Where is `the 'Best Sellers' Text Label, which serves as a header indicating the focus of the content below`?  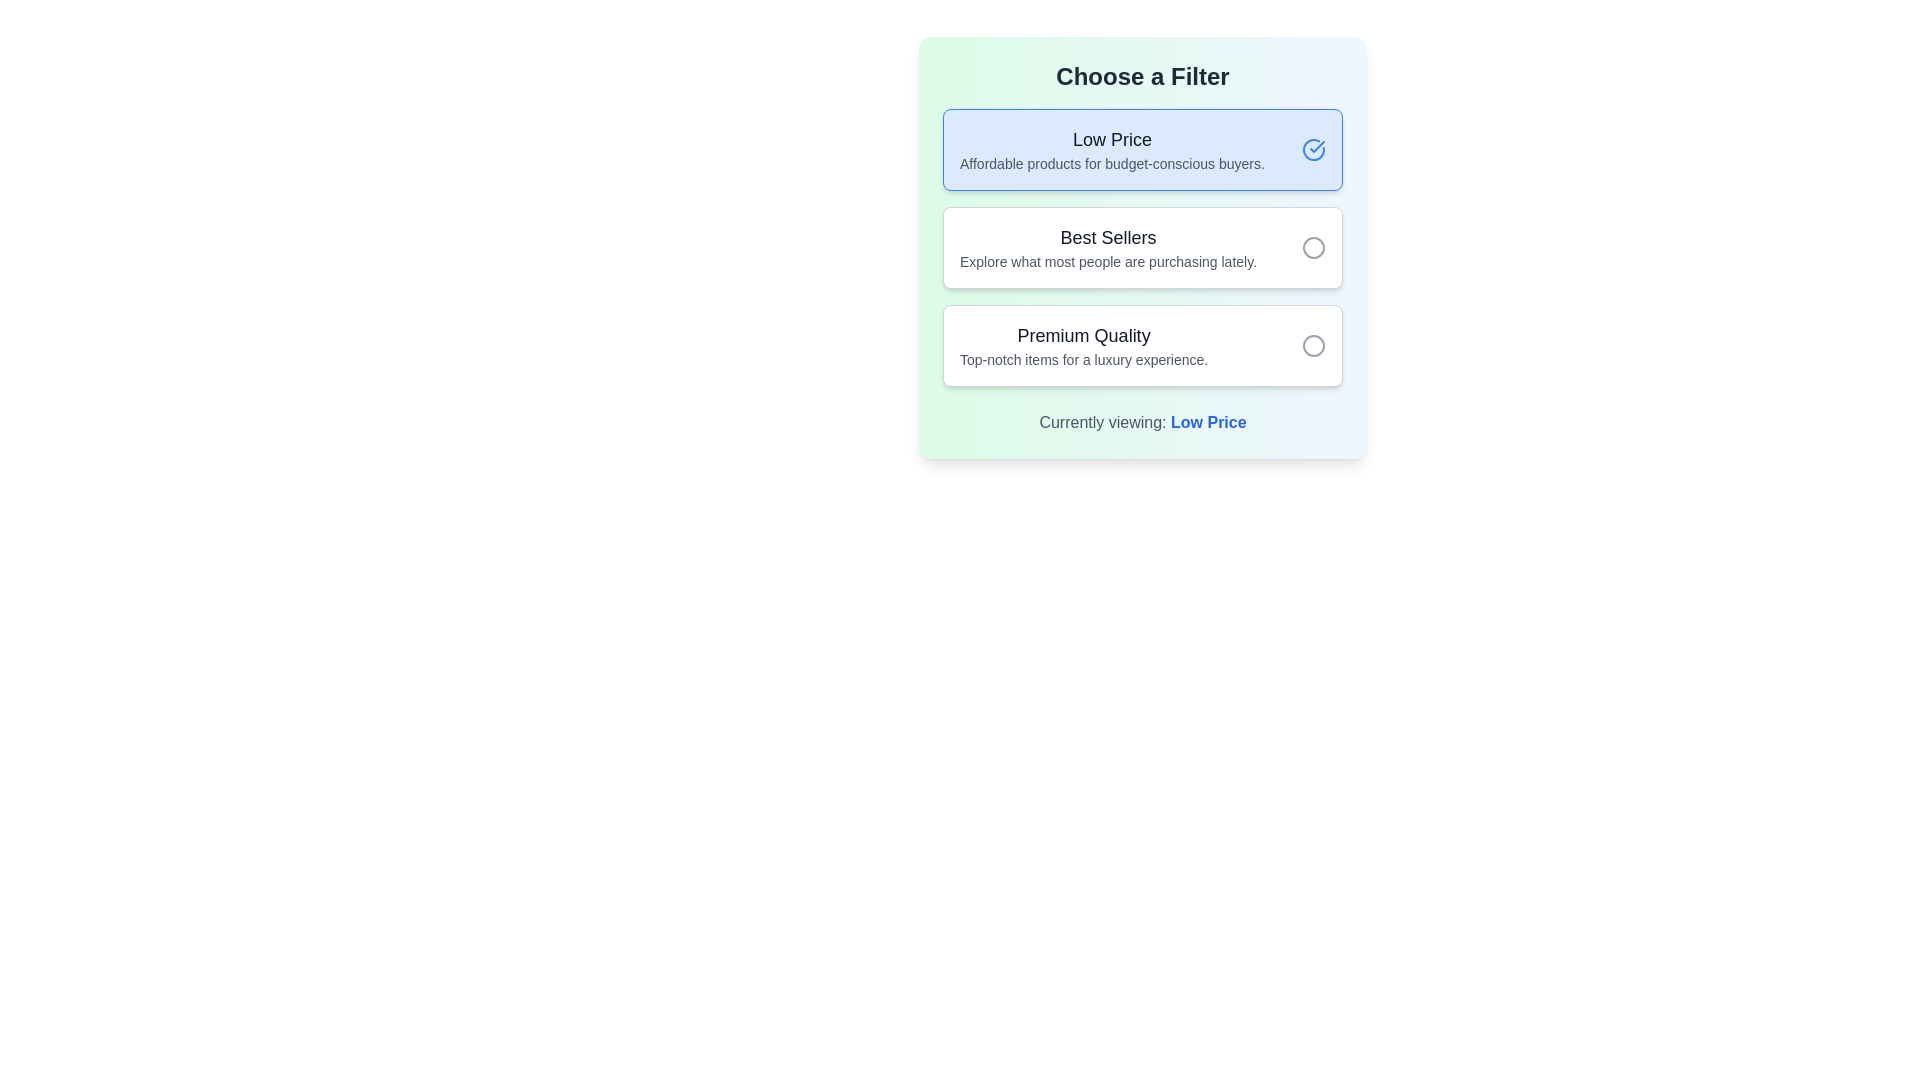
the 'Best Sellers' Text Label, which serves as a header indicating the focus of the content below is located at coordinates (1107, 237).